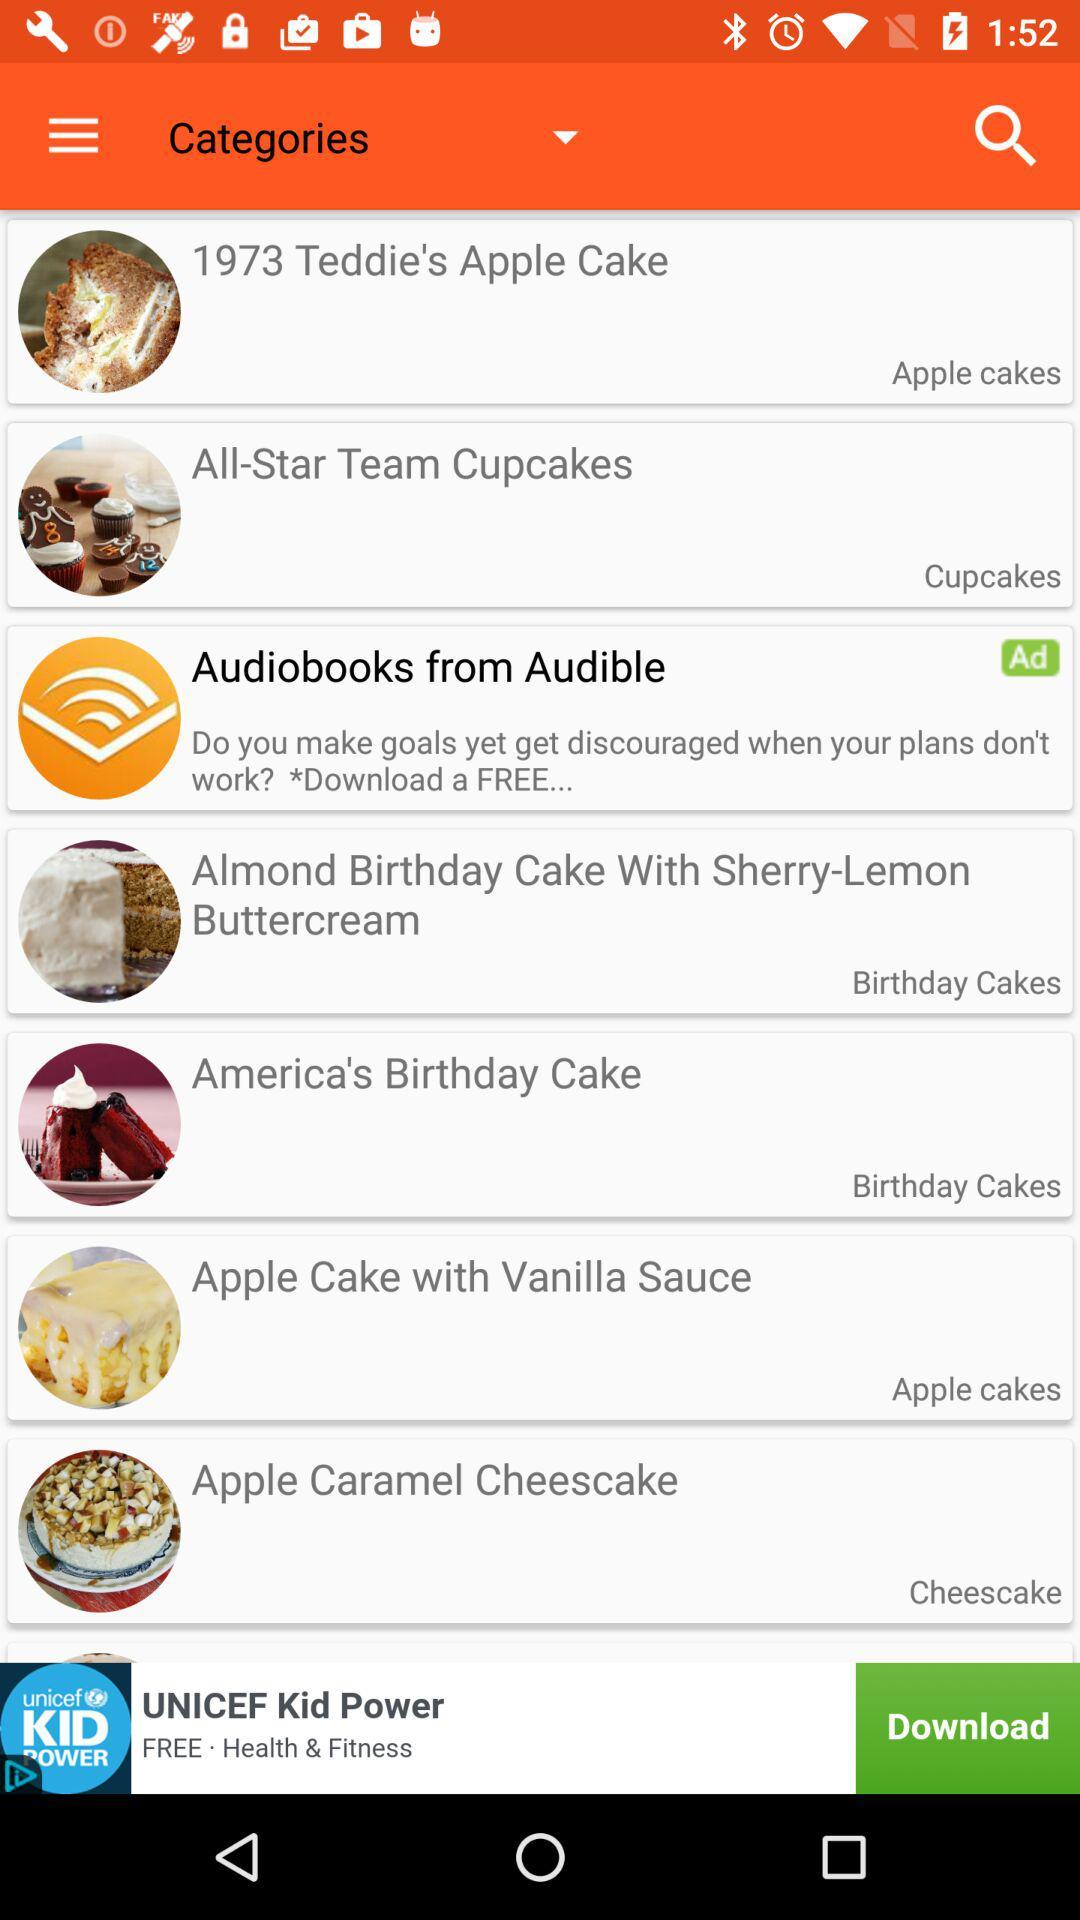 This screenshot has width=1080, height=1920. I want to click on download the unicef app, so click(540, 1727).